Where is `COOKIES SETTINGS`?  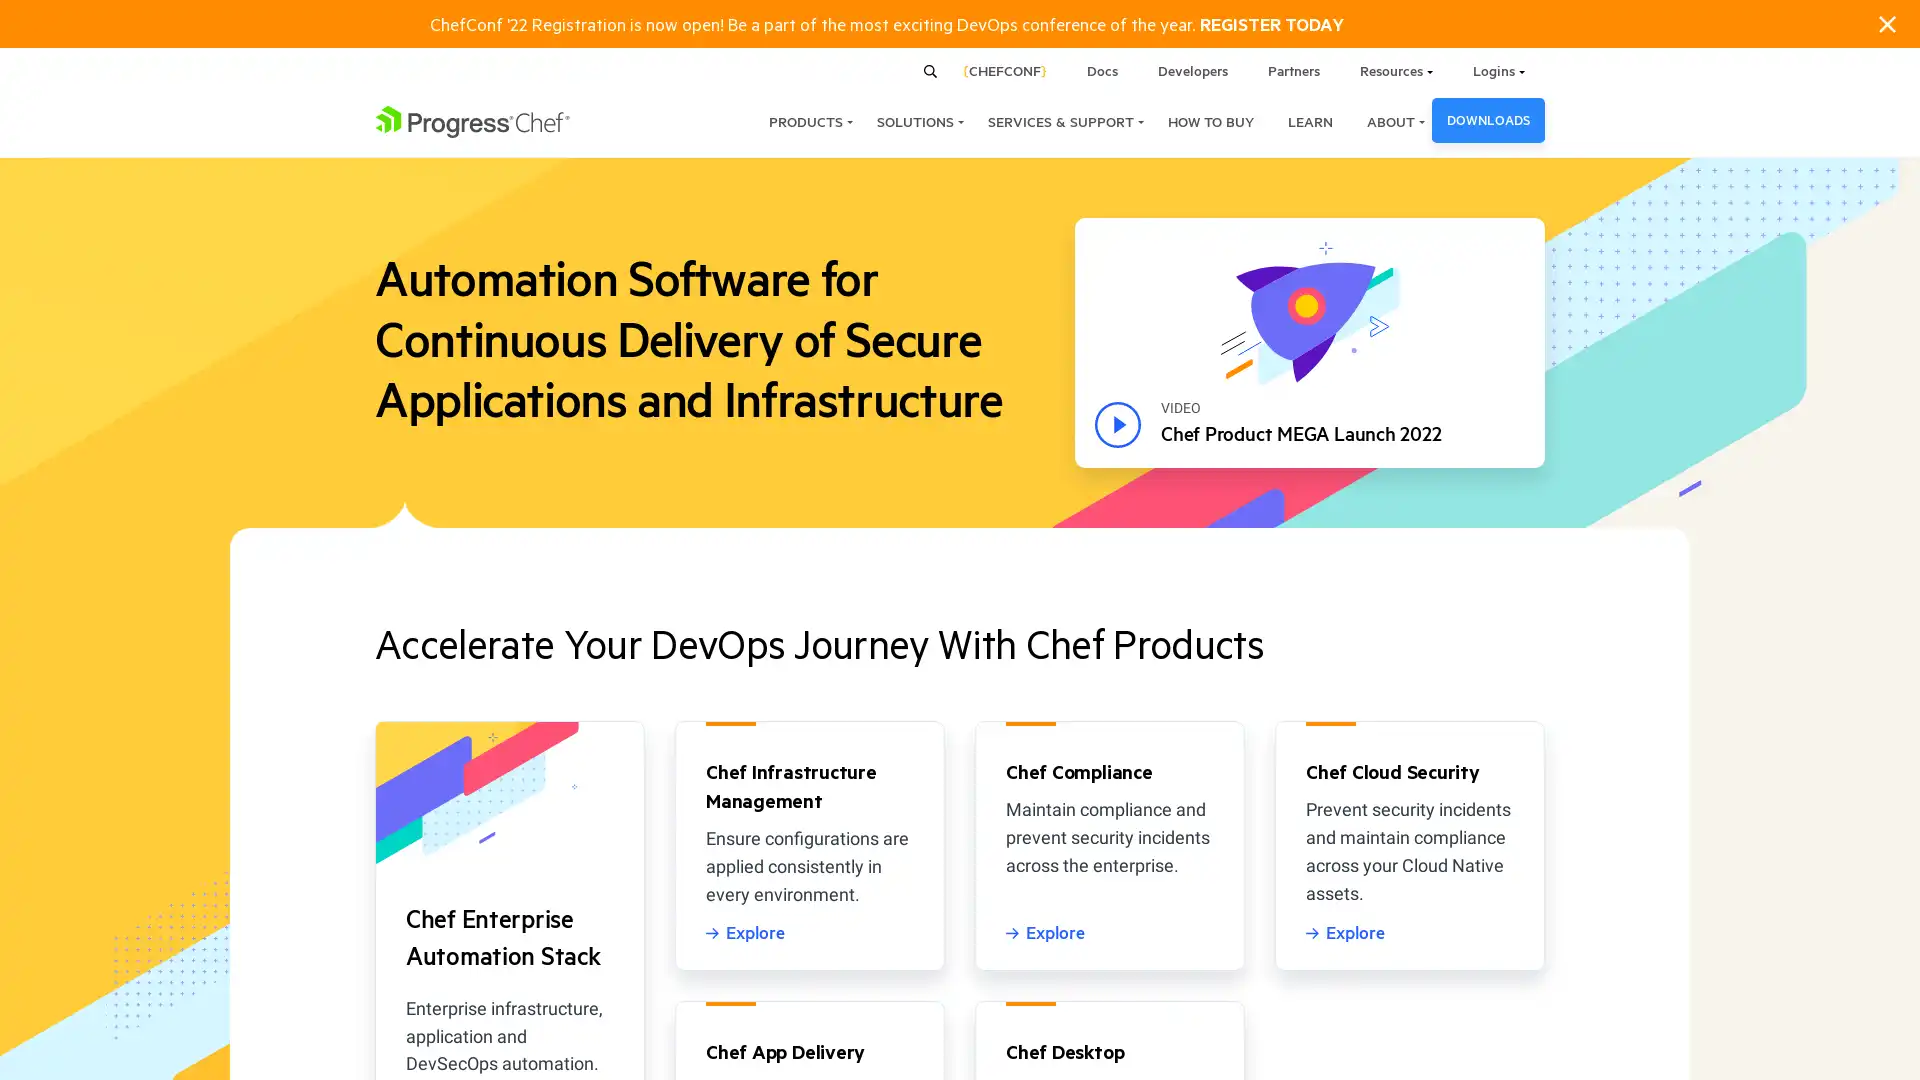 COOKIES SETTINGS is located at coordinates (1814, 1040).